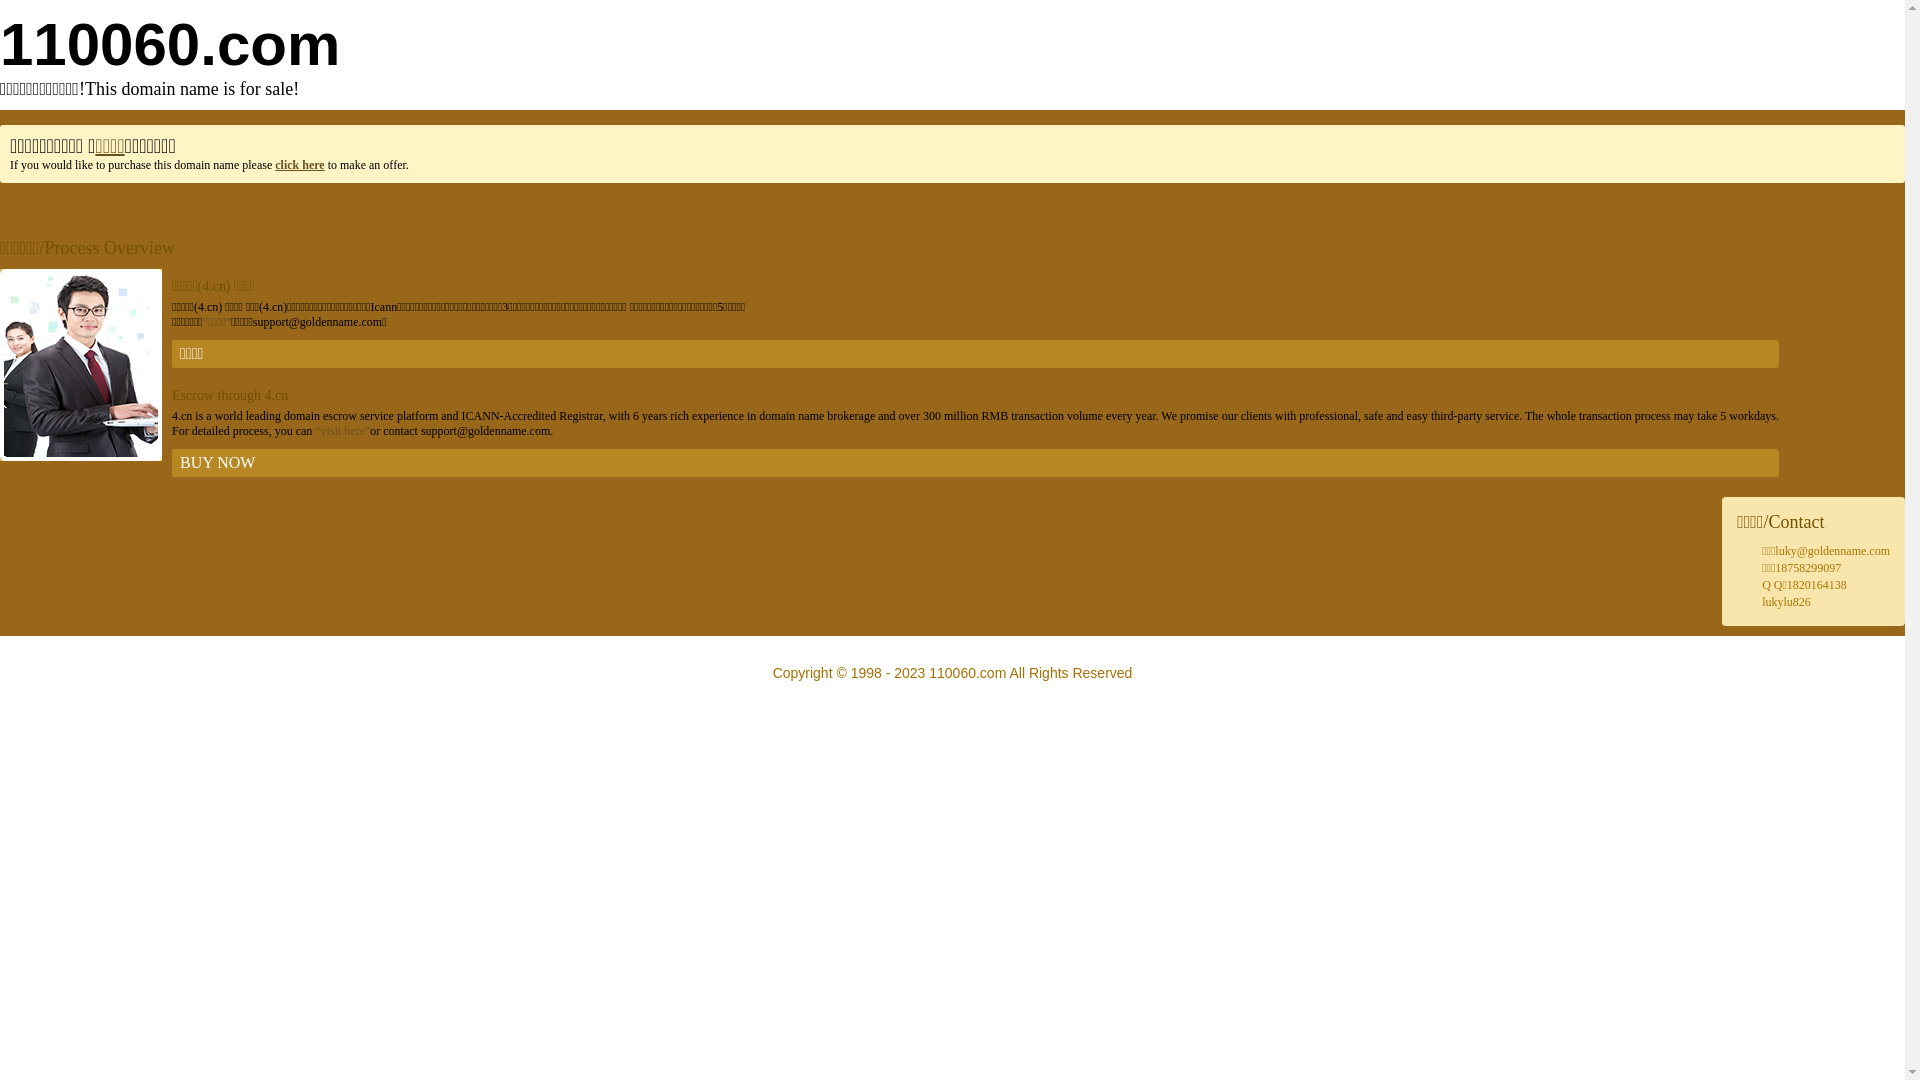 The image size is (1920, 1080). Describe the element at coordinates (298, 164) in the screenshot. I see `'click here'` at that location.